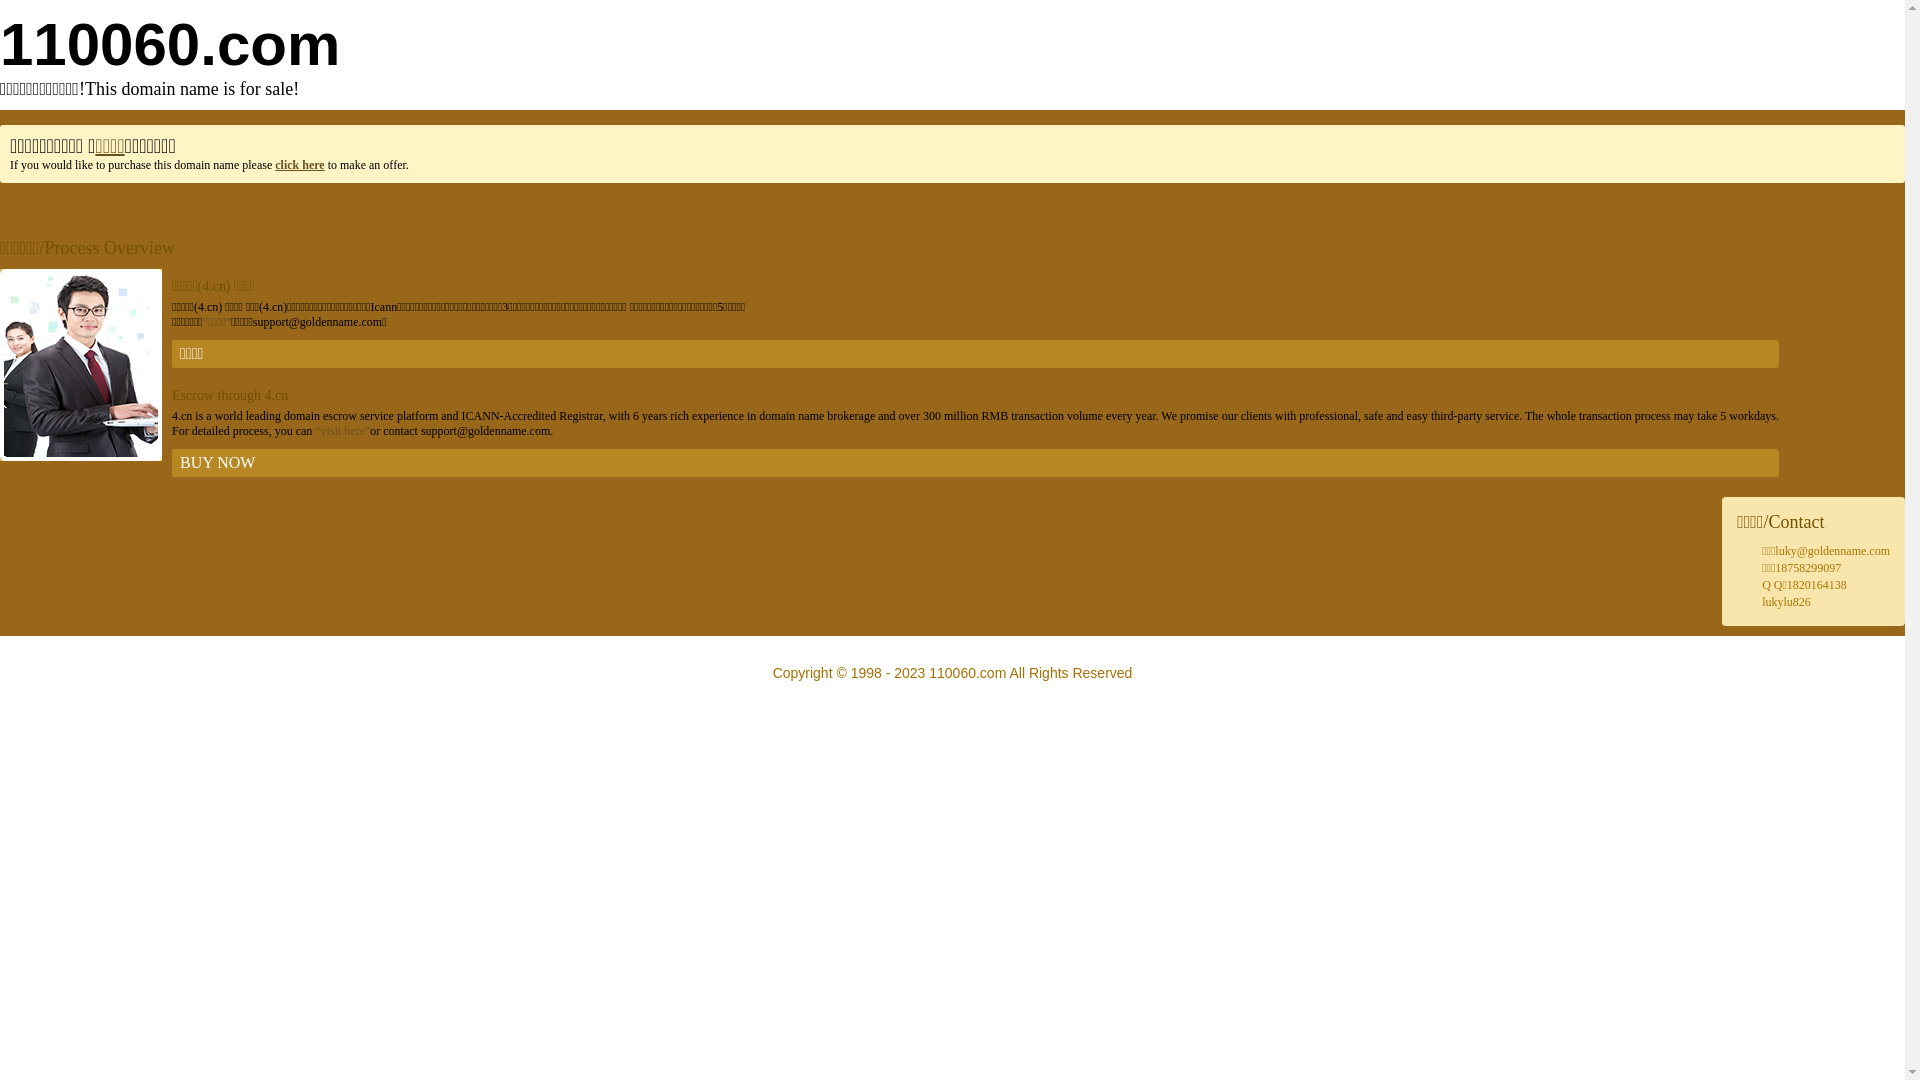 The image size is (1920, 1080). Describe the element at coordinates (298, 164) in the screenshot. I see `'click here'` at that location.